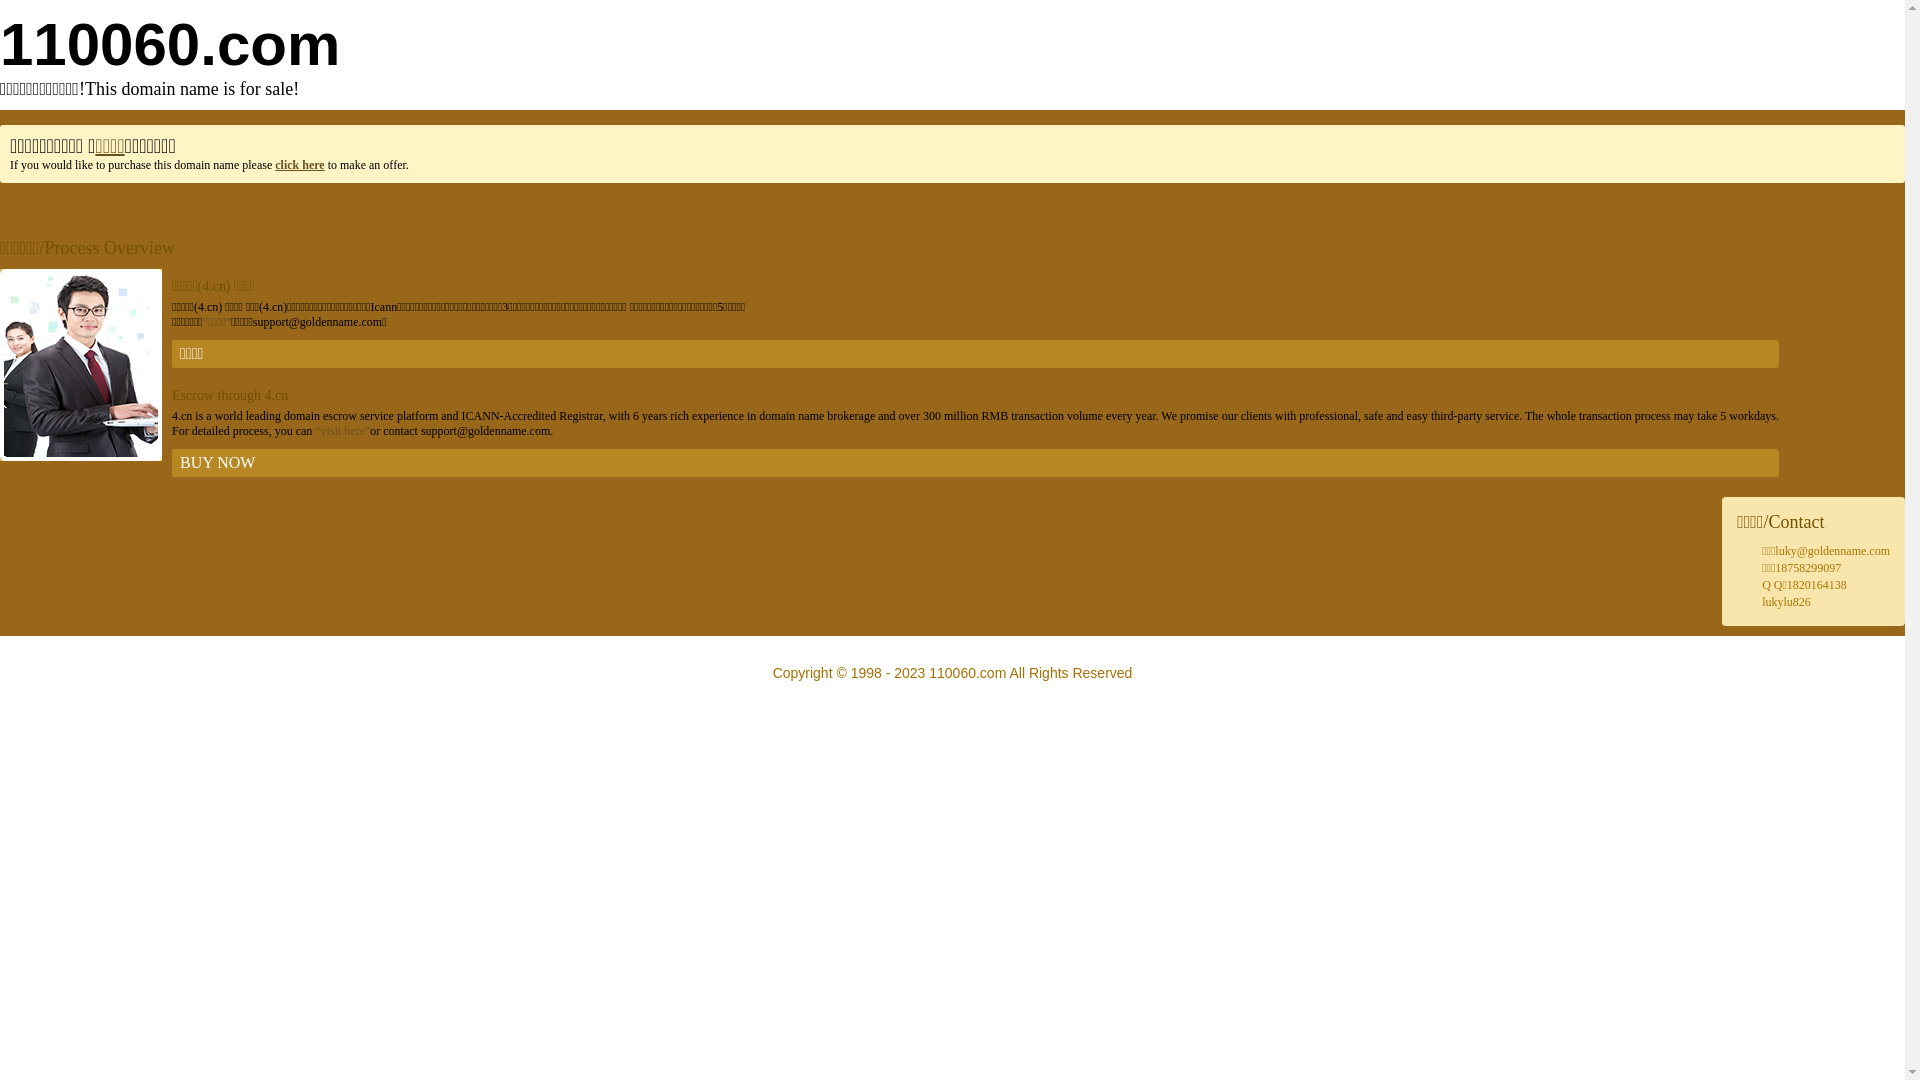 The image size is (1920, 1080). Describe the element at coordinates (298, 164) in the screenshot. I see `'click here'` at that location.